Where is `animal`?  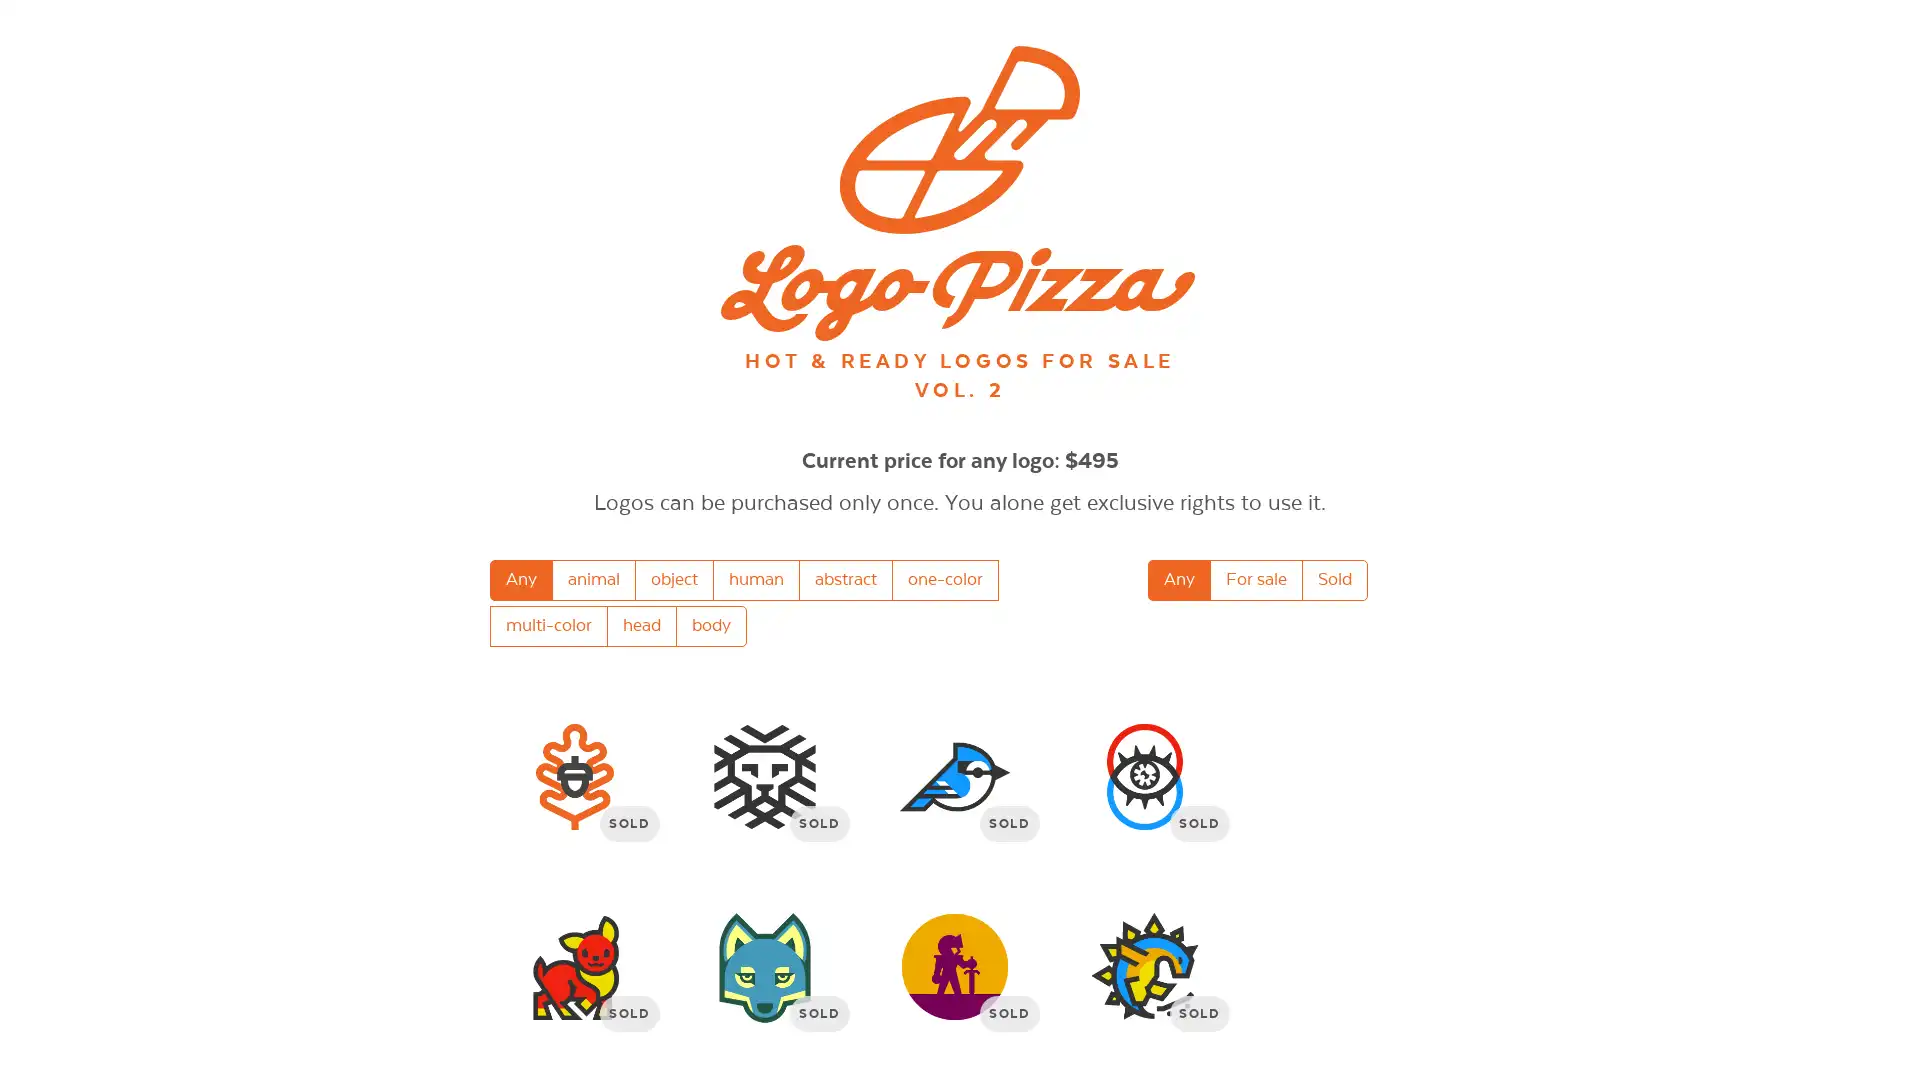 animal is located at coordinates (593, 580).